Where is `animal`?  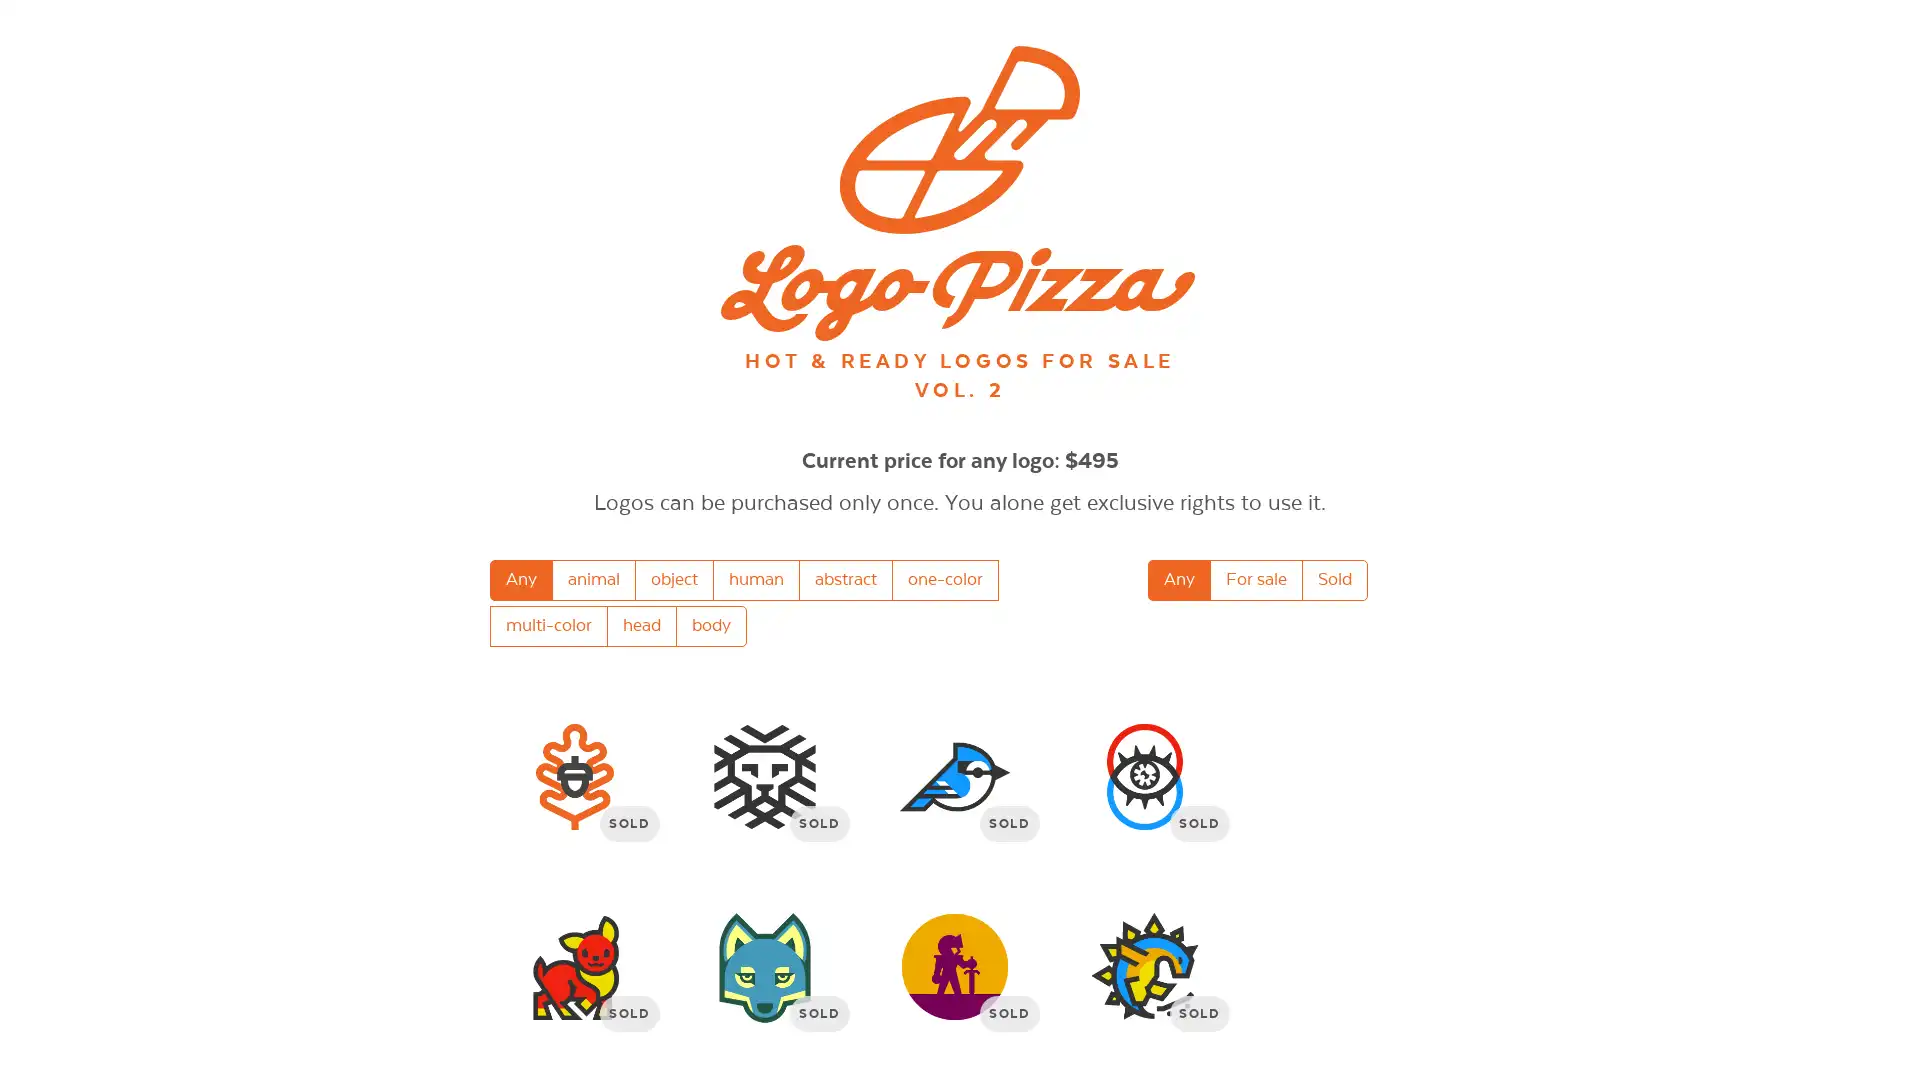 animal is located at coordinates (593, 580).